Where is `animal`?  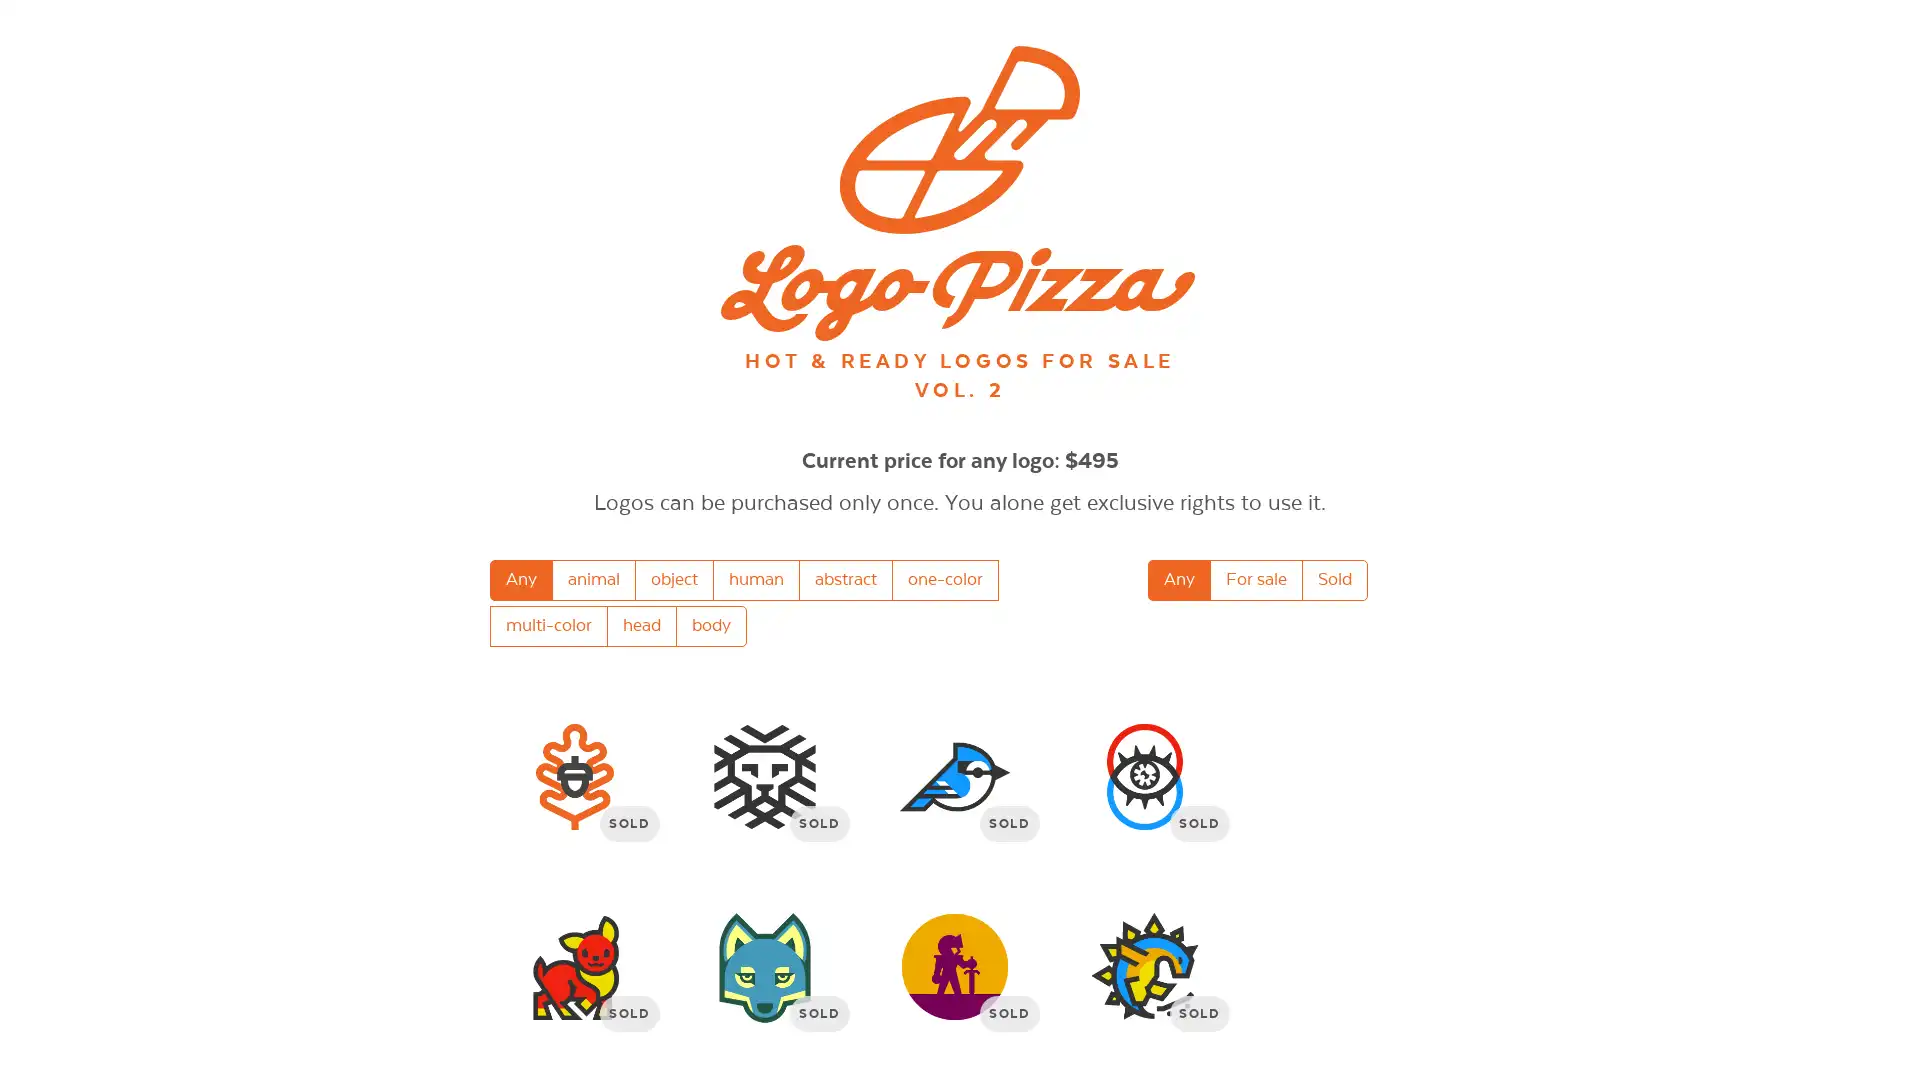 animal is located at coordinates (593, 580).